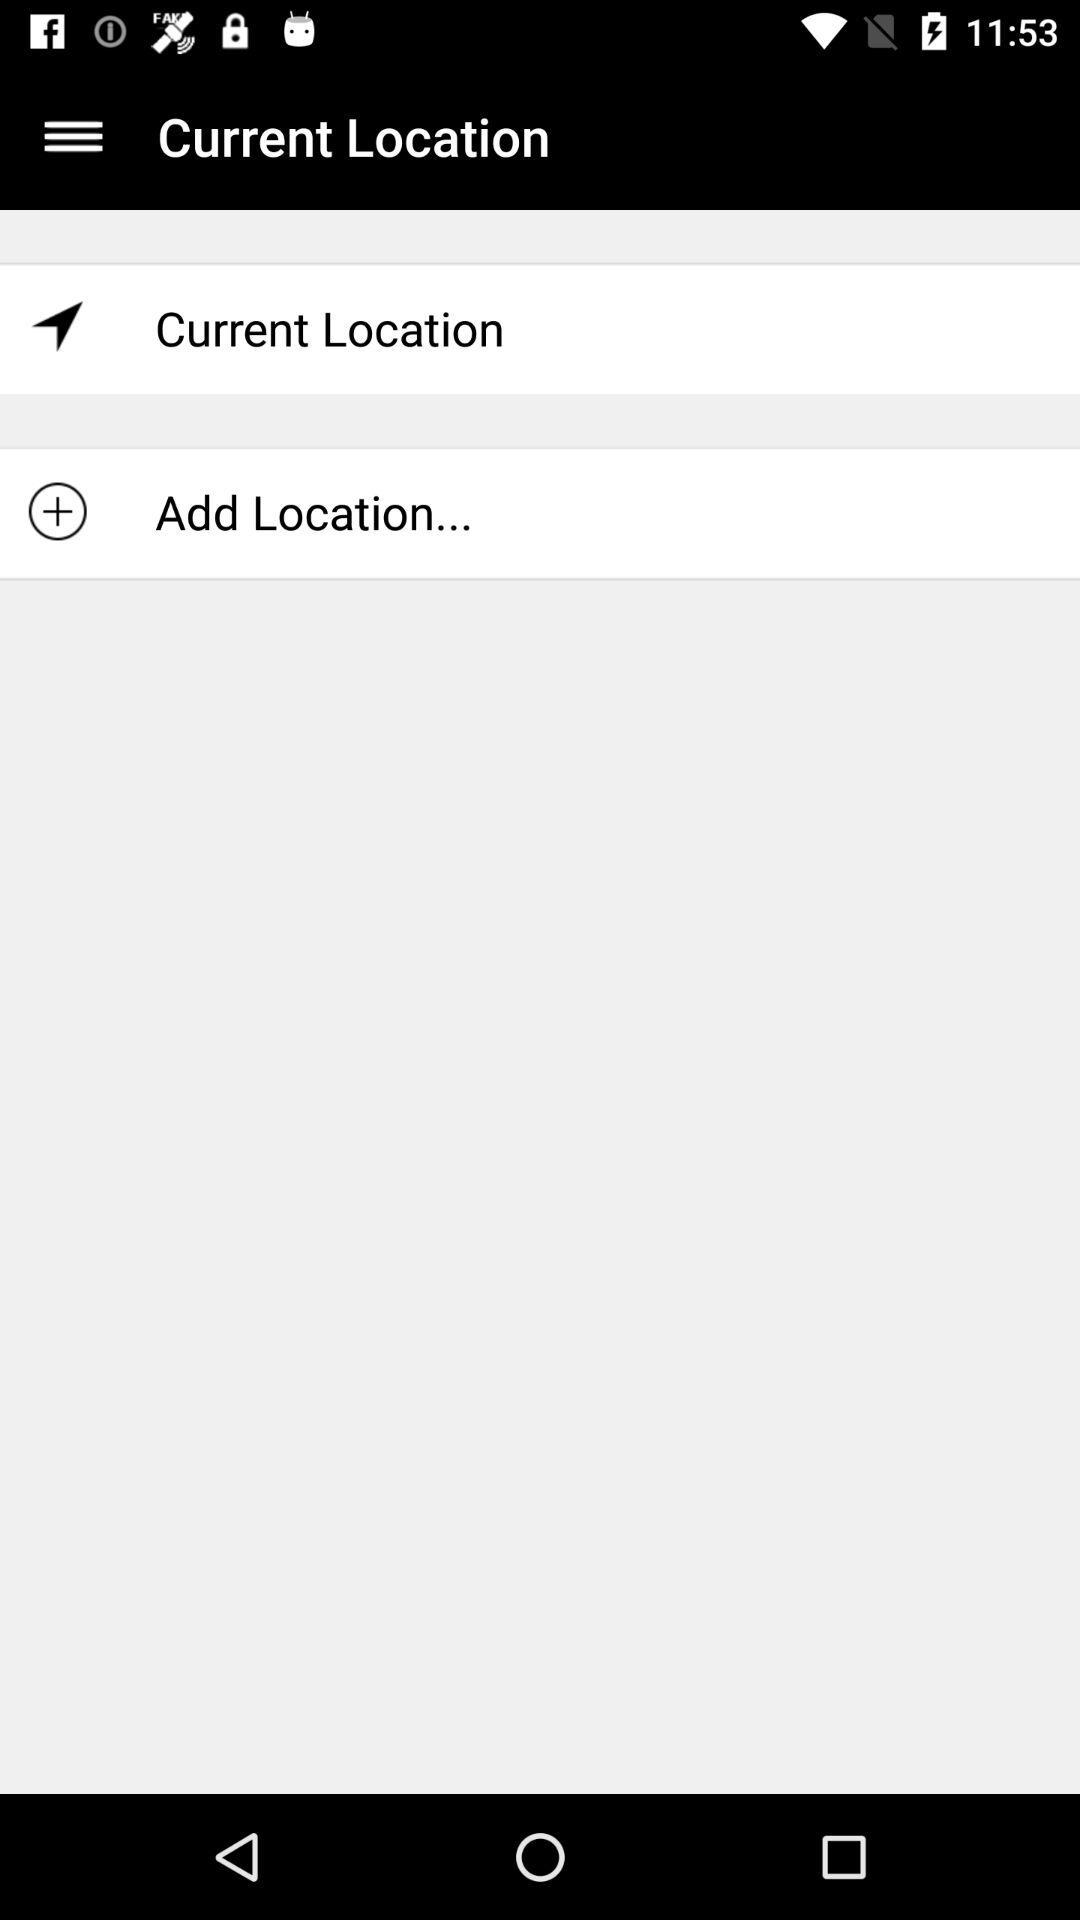 Image resolution: width=1080 pixels, height=1920 pixels. What do you see at coordinates (72, 135) in the screenshot?
I see `open main menu` at bounding box center [72, 135].